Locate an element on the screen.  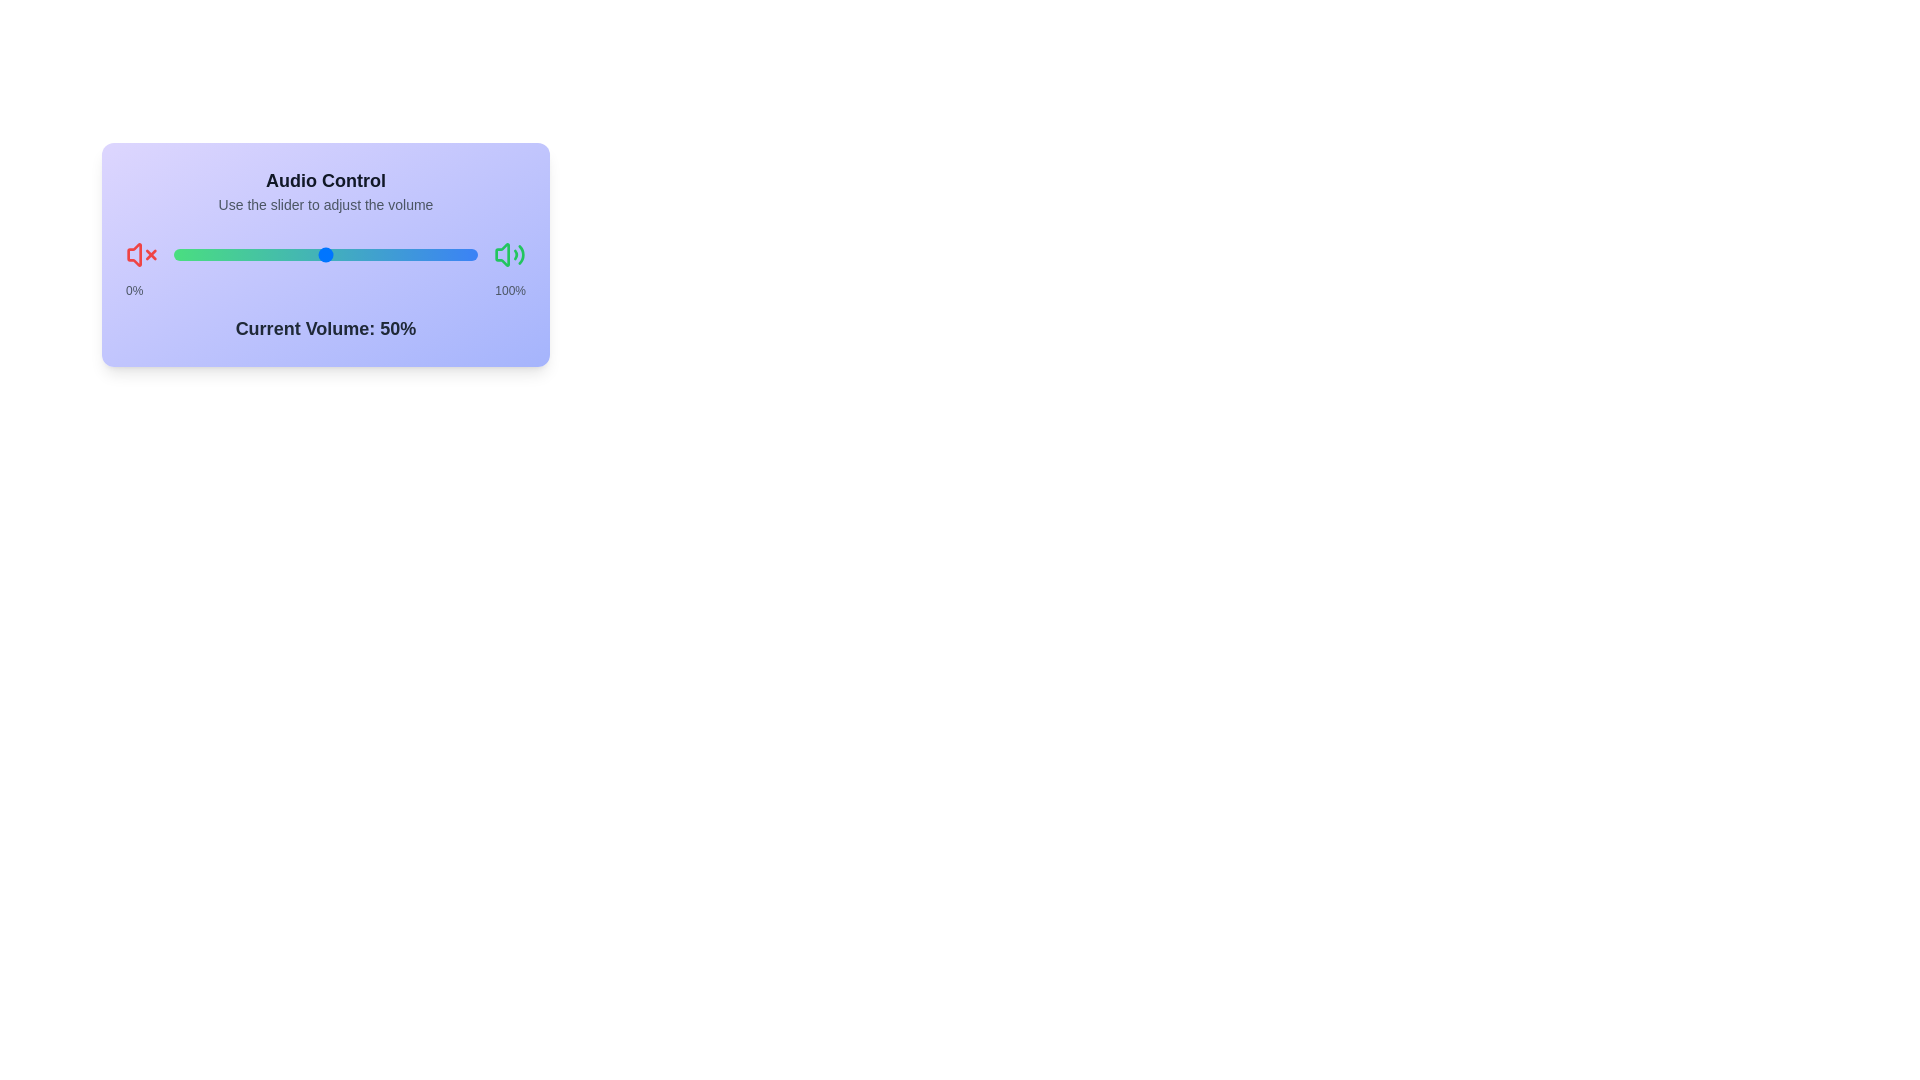
the slider to set the volume to 15% is located at coordinates (219, 253).